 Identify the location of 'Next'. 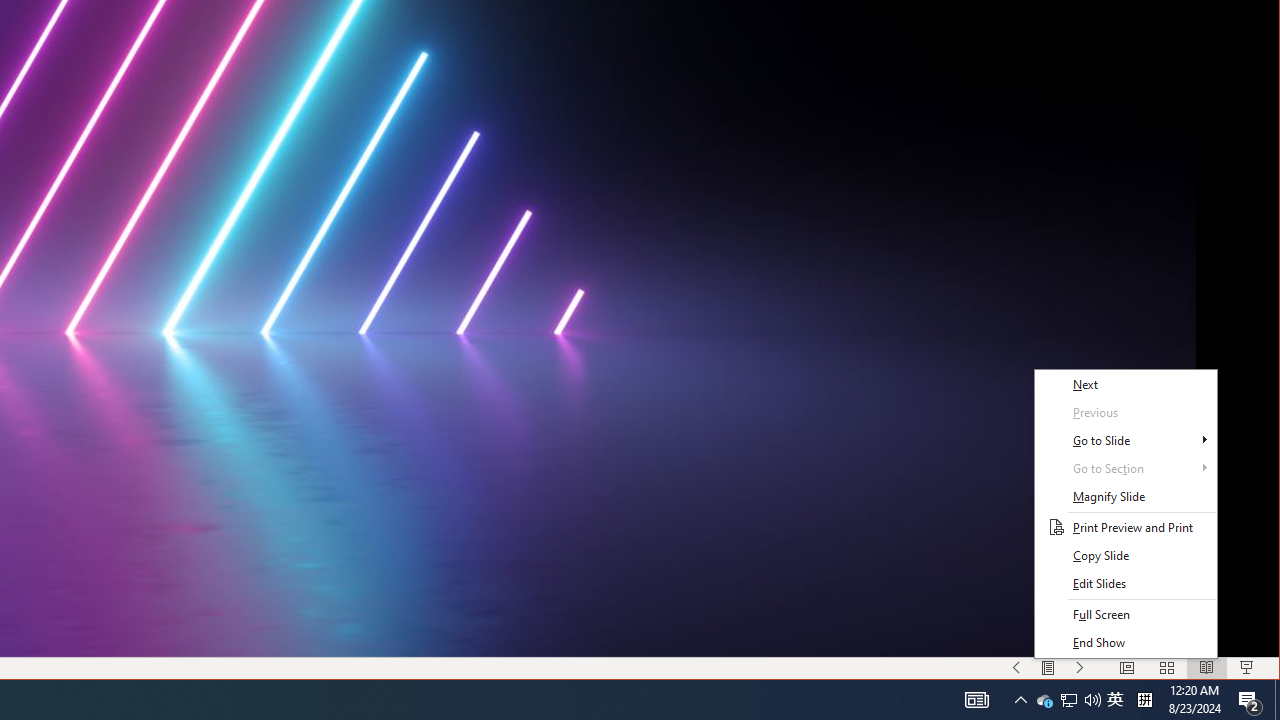
(1125, 384).